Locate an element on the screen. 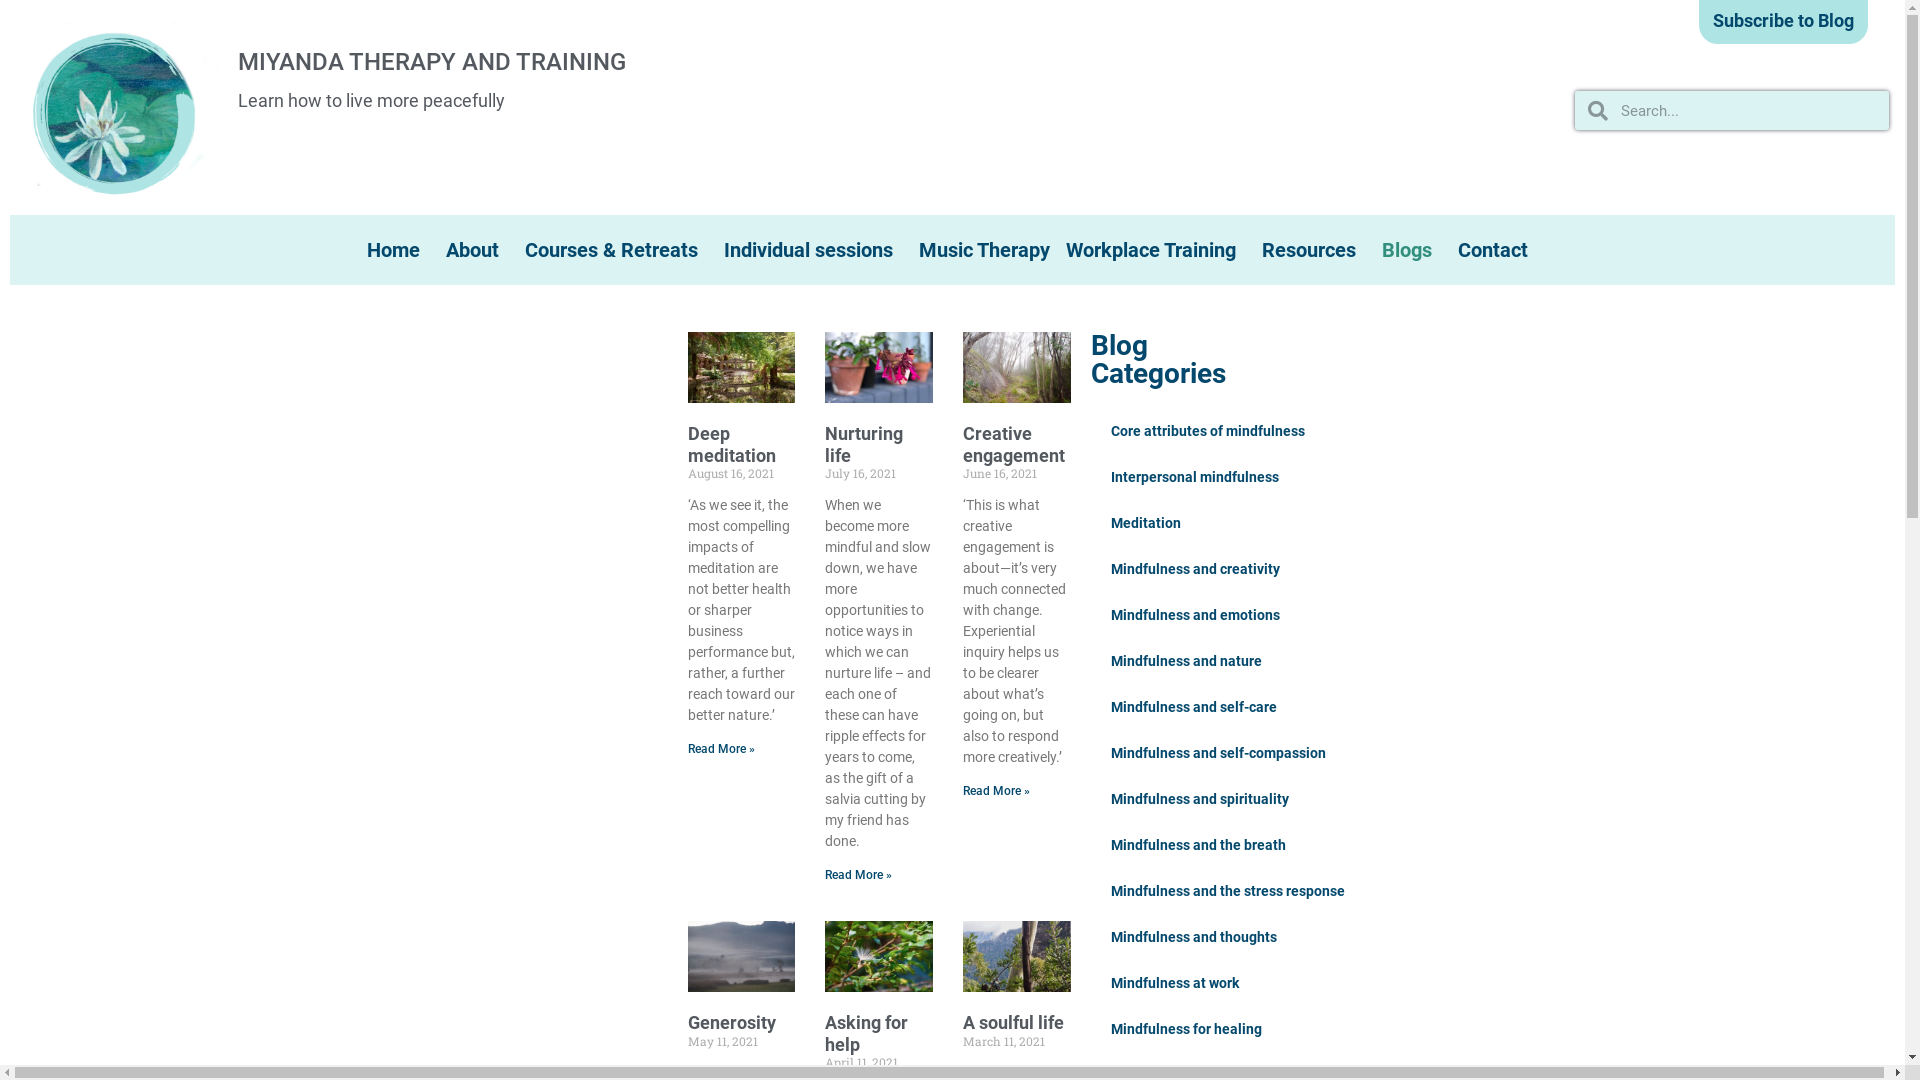  'Interpersonal mindfulness' is located at coordinates (1195, 477).